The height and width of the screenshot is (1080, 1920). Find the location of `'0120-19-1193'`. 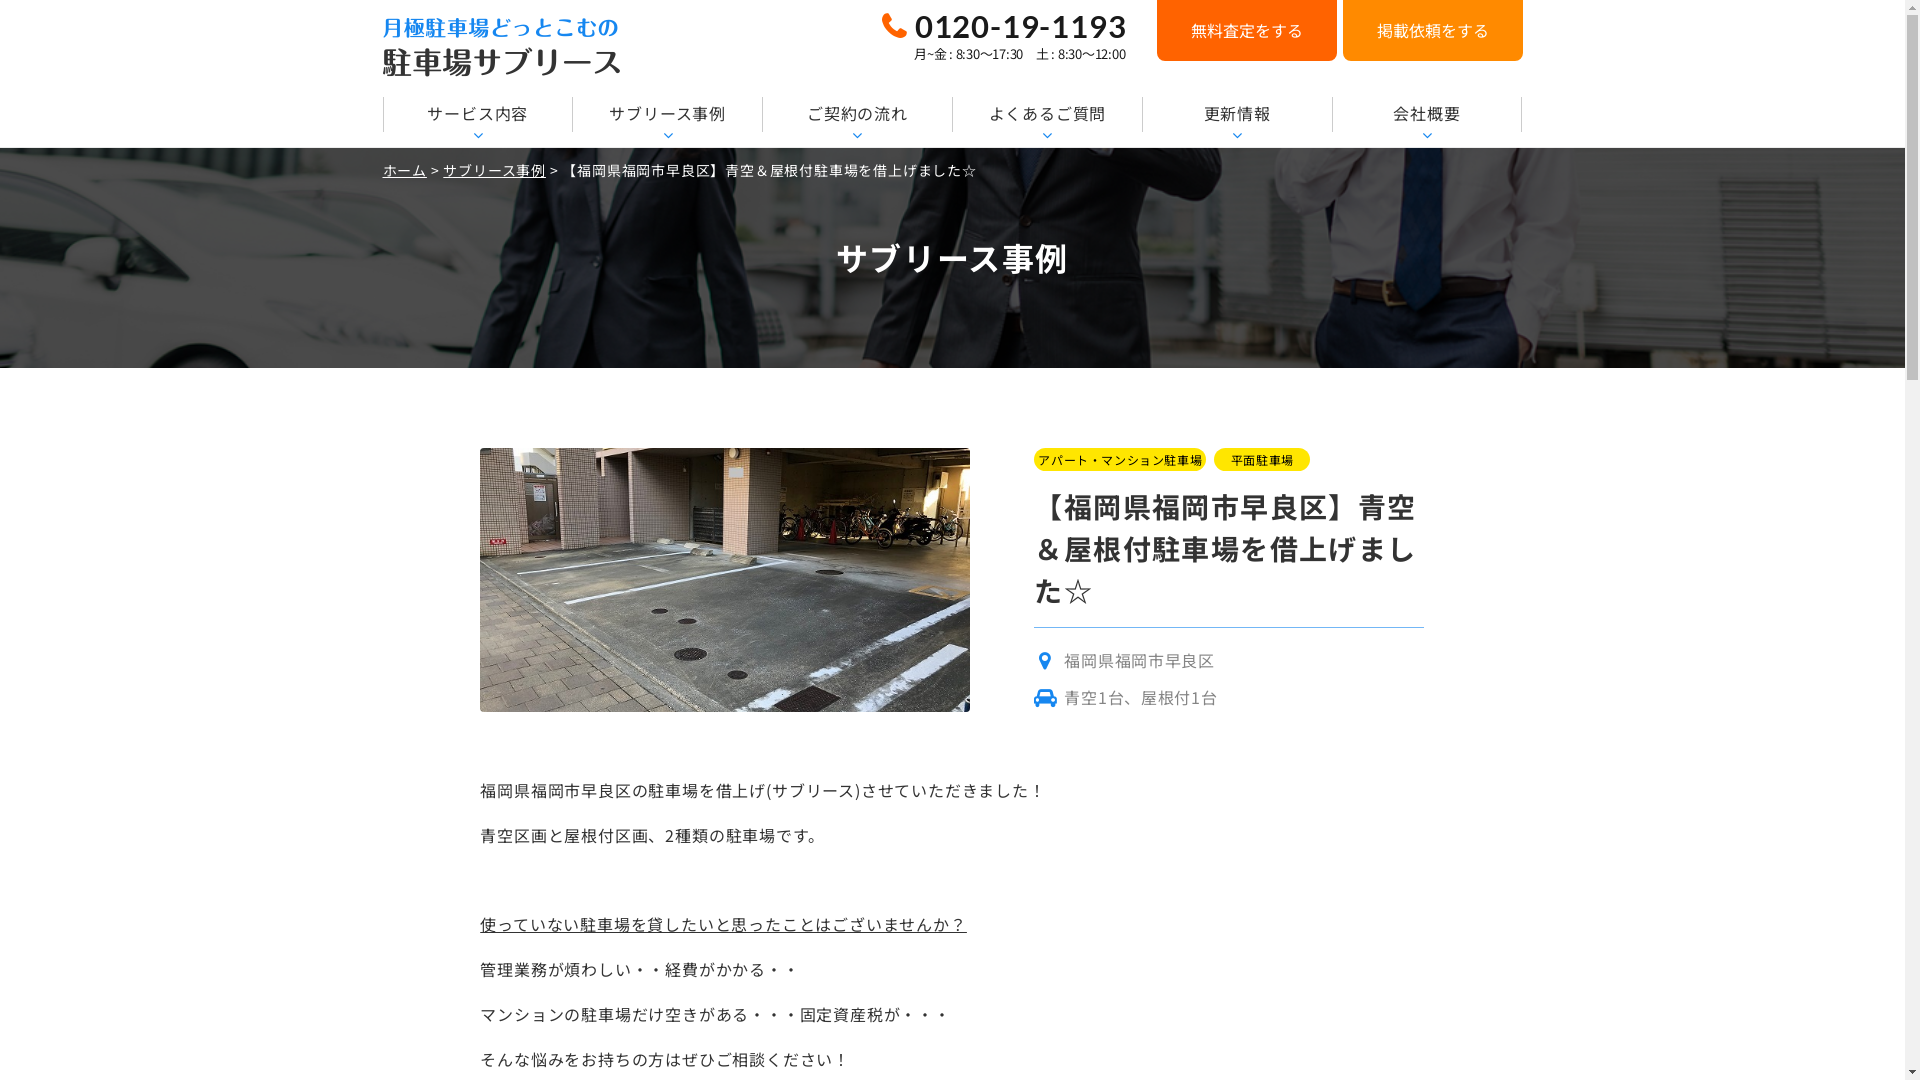

'0120-19-1193' is located at coordinates (1003, 26).